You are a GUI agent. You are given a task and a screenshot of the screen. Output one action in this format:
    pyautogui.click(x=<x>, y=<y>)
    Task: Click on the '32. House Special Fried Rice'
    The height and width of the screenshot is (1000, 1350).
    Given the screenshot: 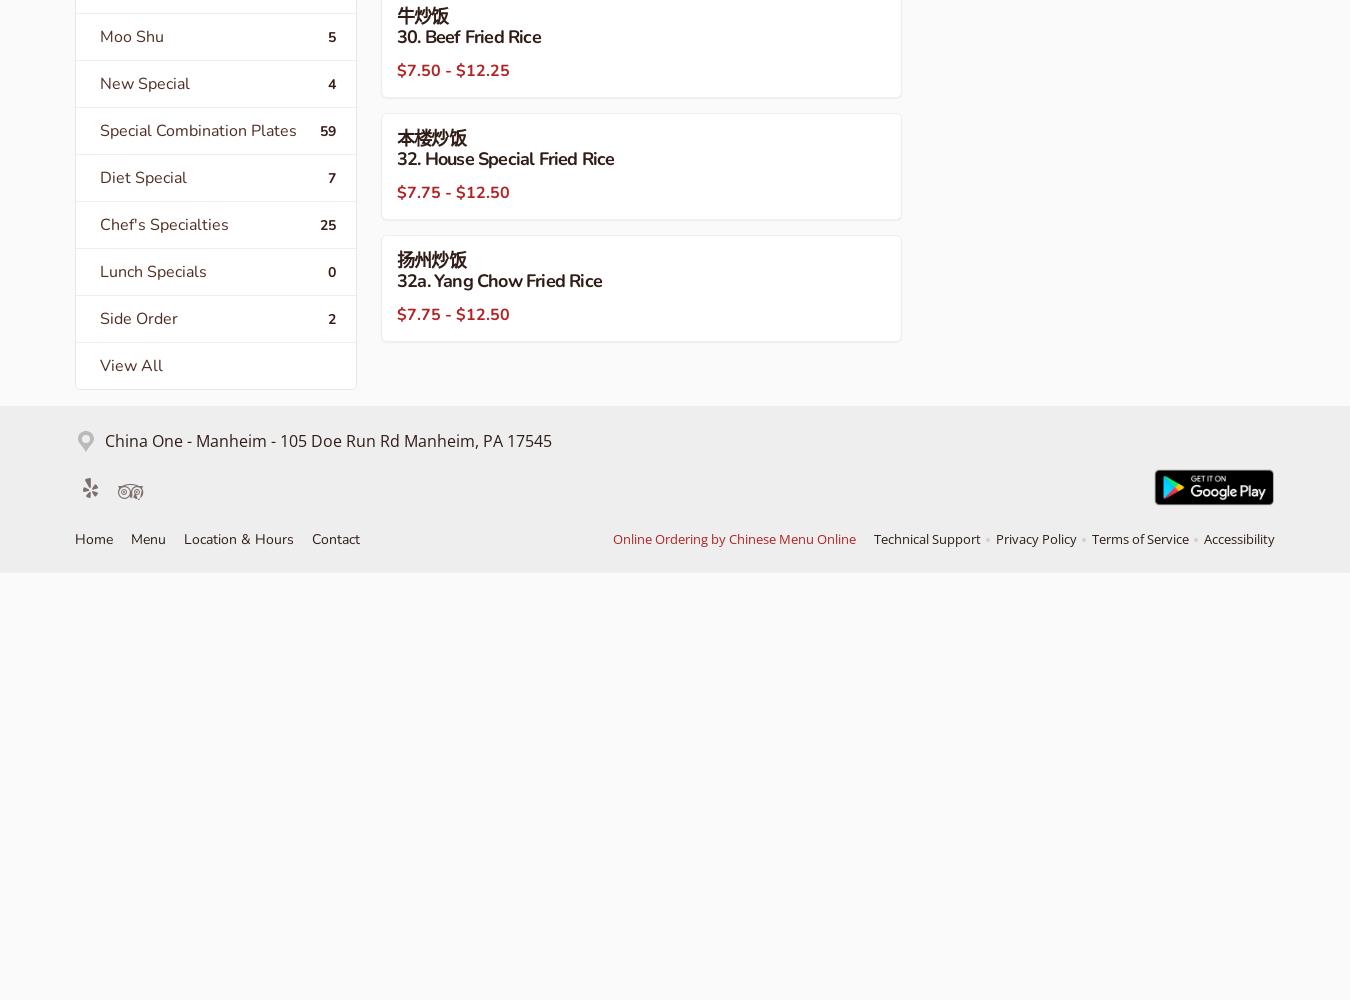 What is the action you would take?
    pyautogui.click(x=504, y=159)
    